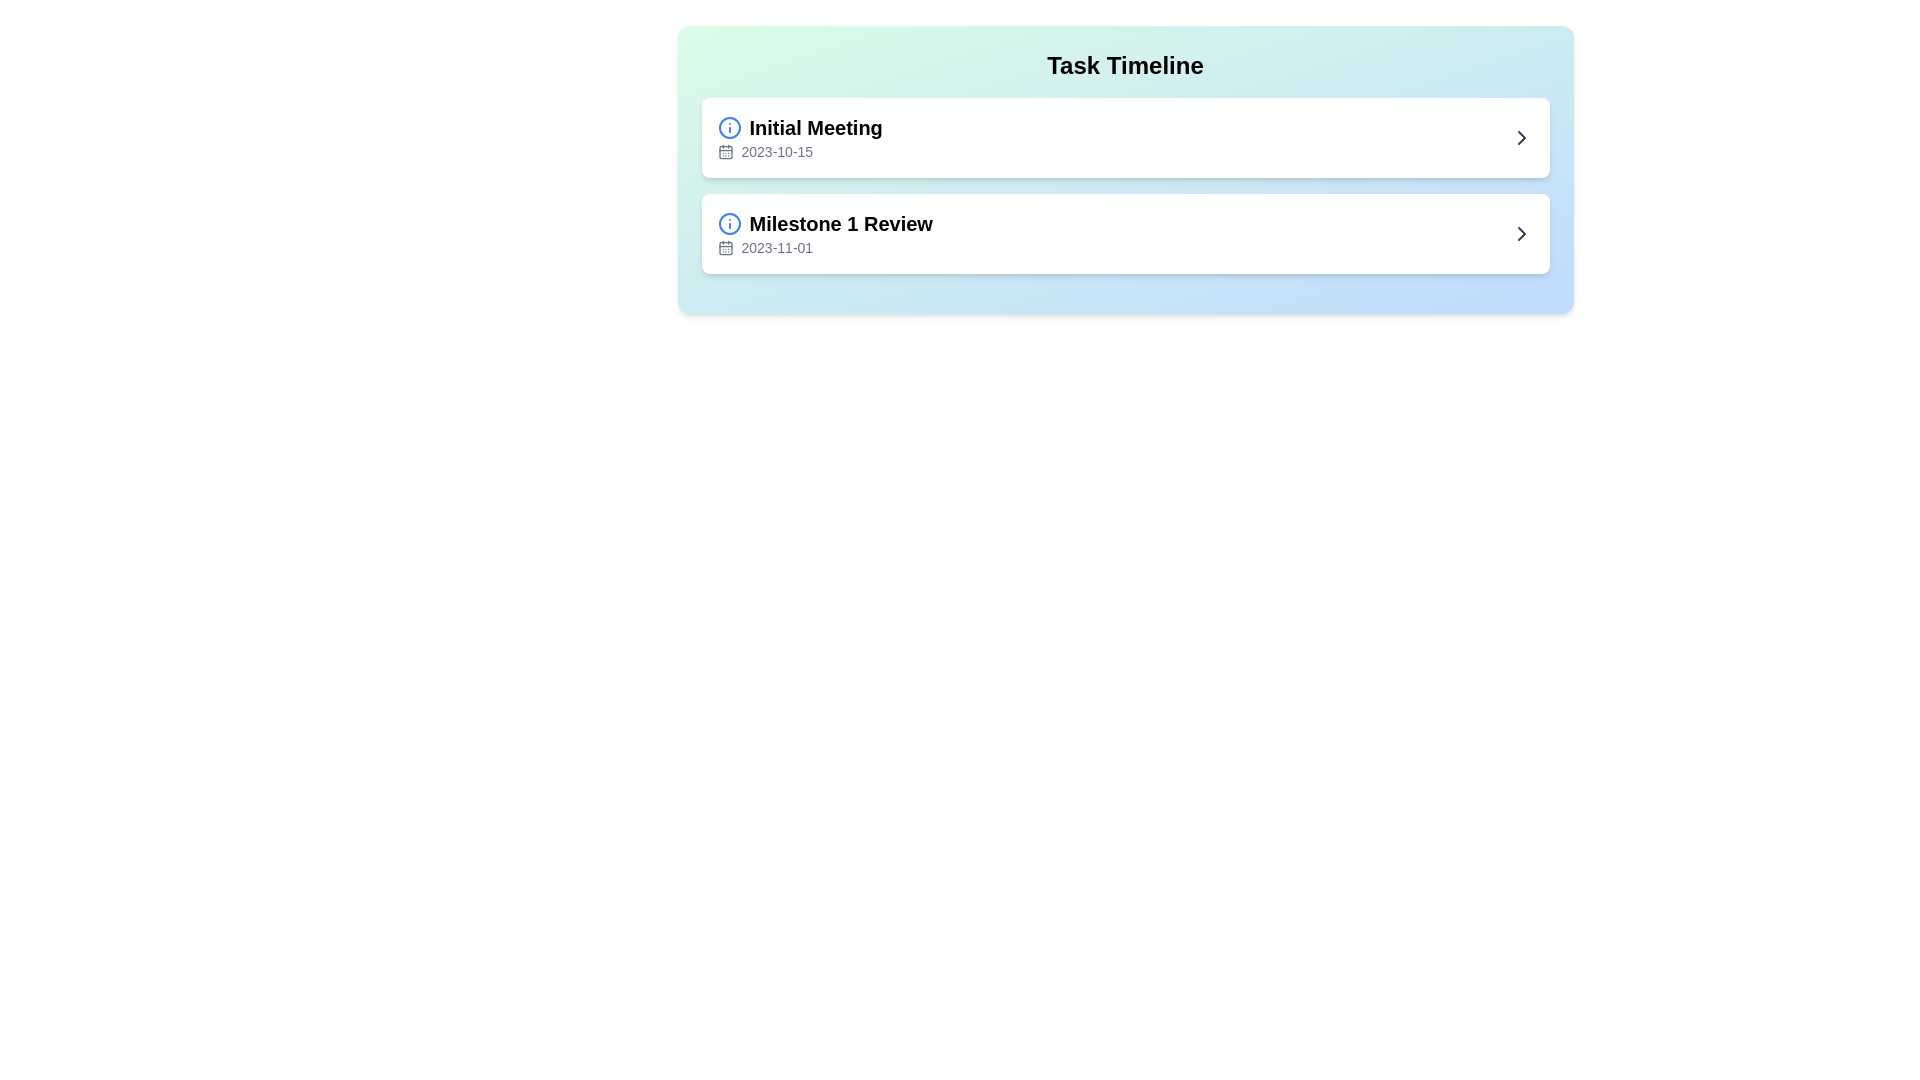  I want to click on the text block labeled 'Milestone 1 Review' with the date '2023-11-01', which includes an informational icon and a calendar icon, located in the middle section of the timeline interface, so click(825, 233).